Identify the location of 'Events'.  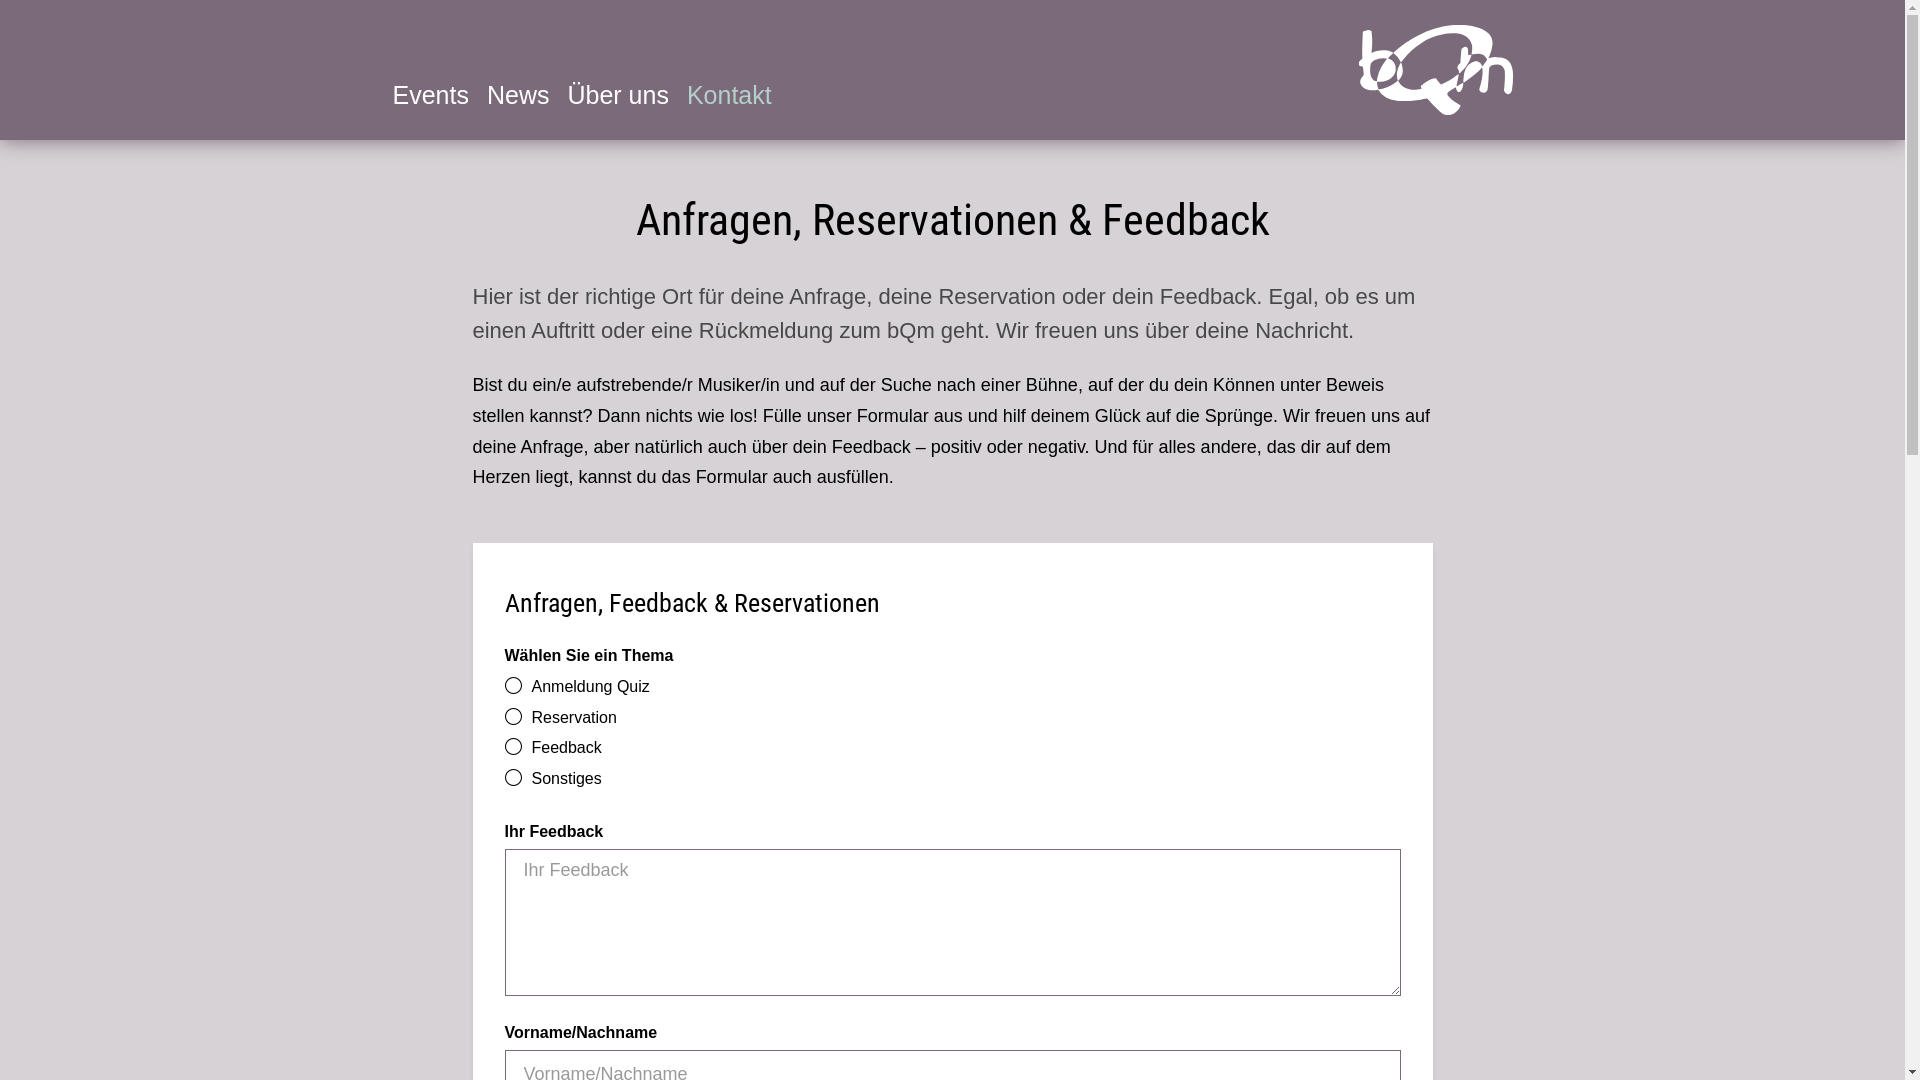
(429, 95).